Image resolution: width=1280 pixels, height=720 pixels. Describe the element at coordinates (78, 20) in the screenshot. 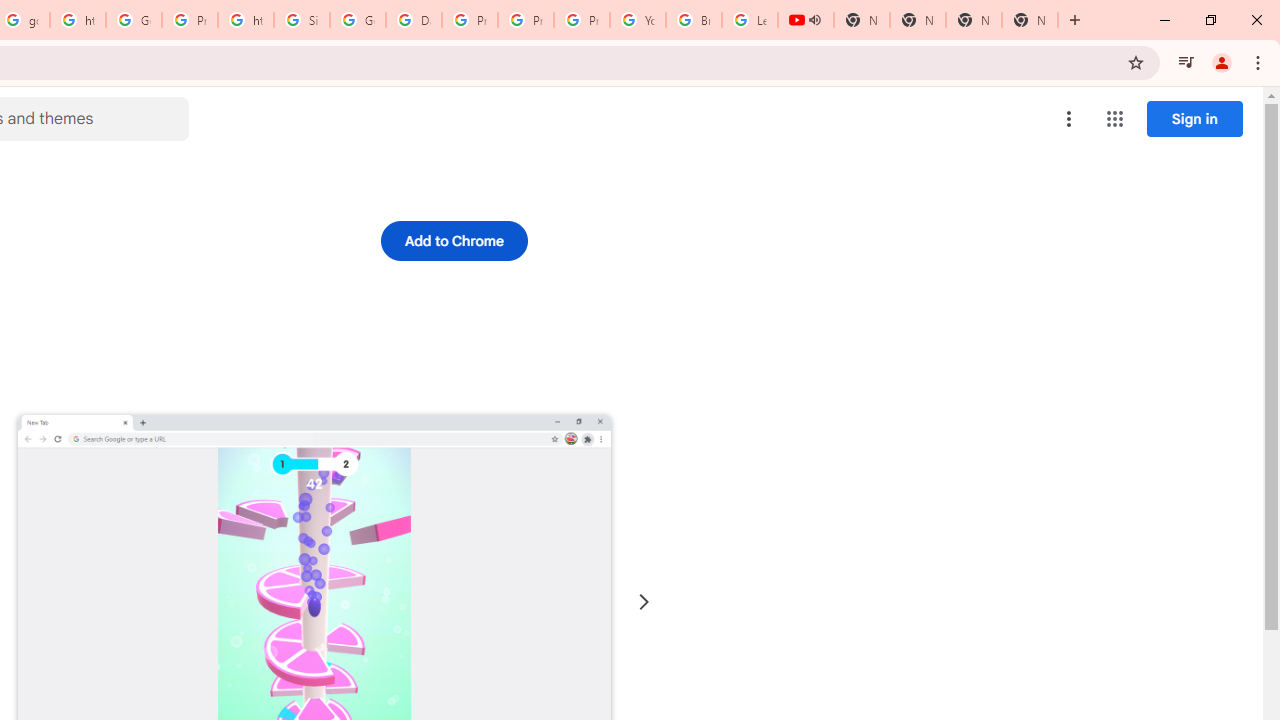

I see `'https://scholar.google.com/'` at that location.